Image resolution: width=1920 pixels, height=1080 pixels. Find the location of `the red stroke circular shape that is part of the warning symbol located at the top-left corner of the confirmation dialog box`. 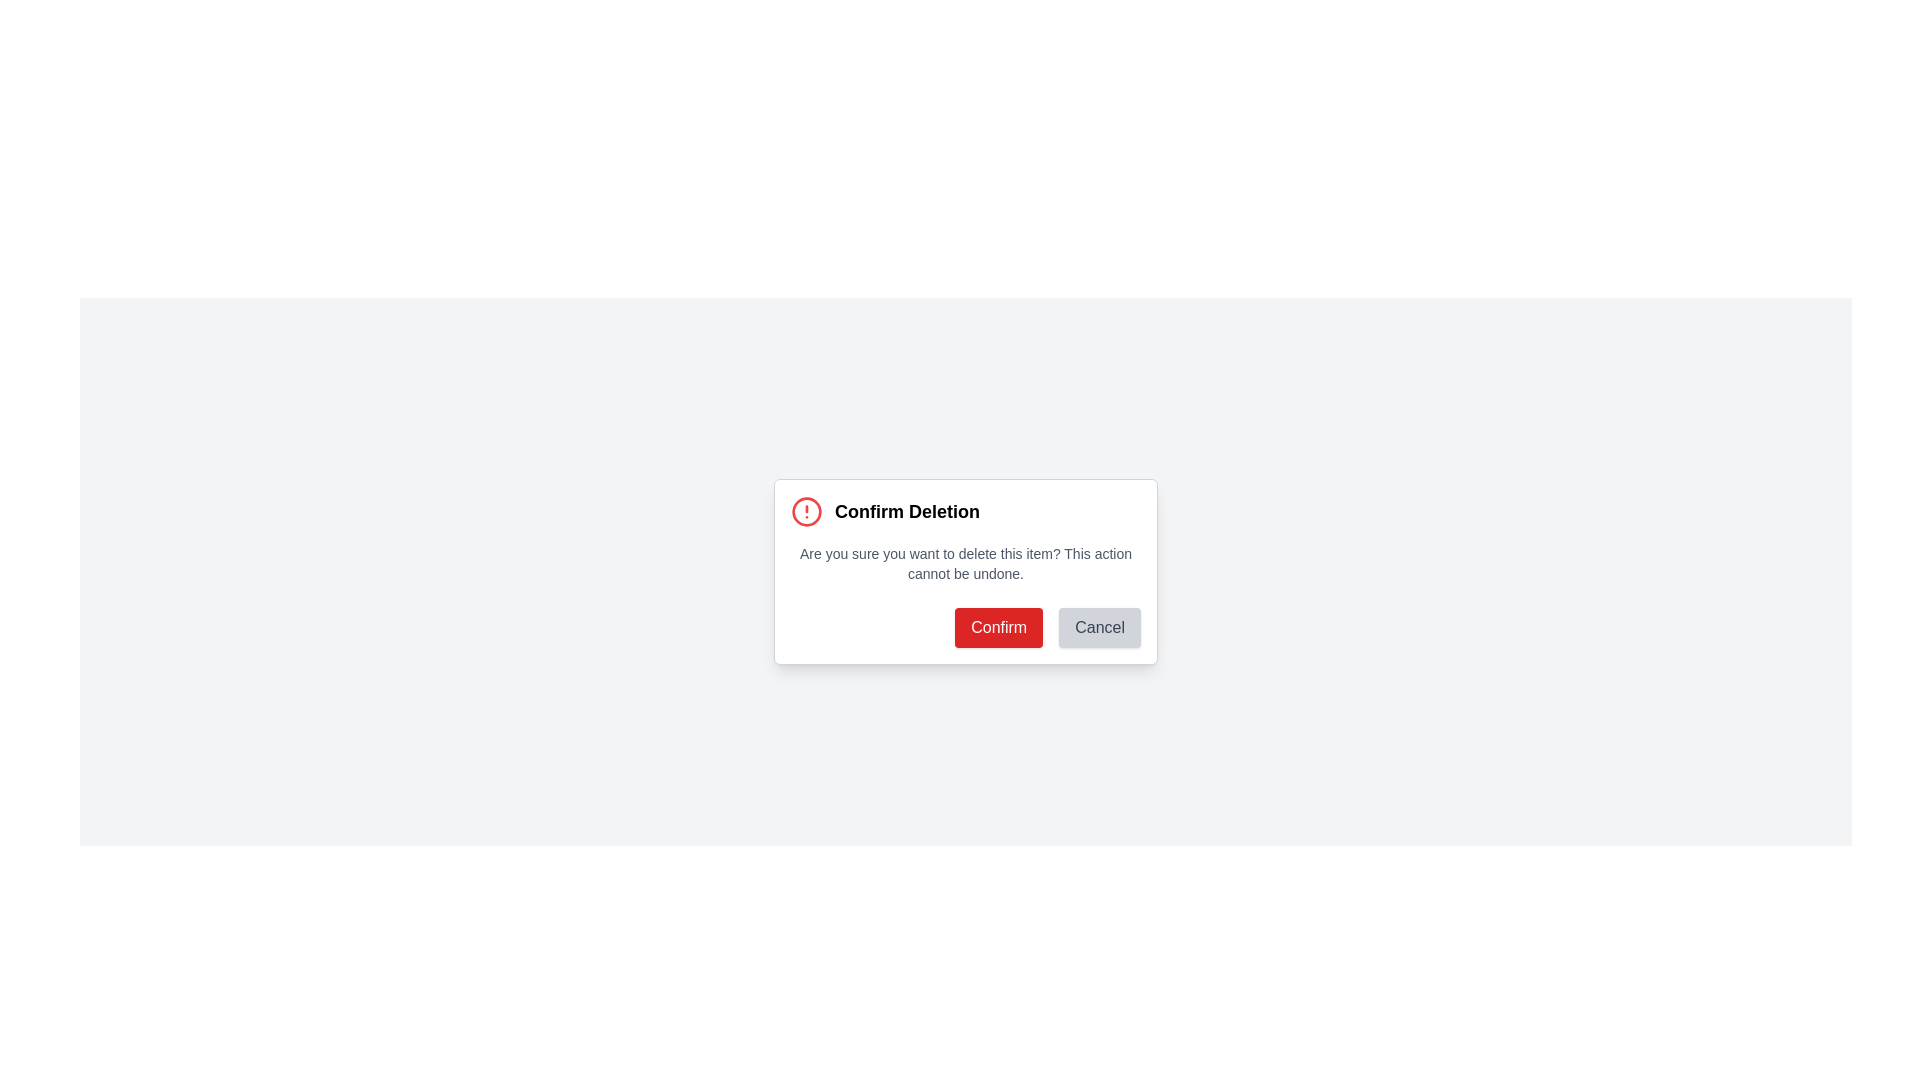

the red stroke circular shape that is part of the warning symbol located at the top-left corner of the confirmation dialog box is located at coordinates (806, 509).